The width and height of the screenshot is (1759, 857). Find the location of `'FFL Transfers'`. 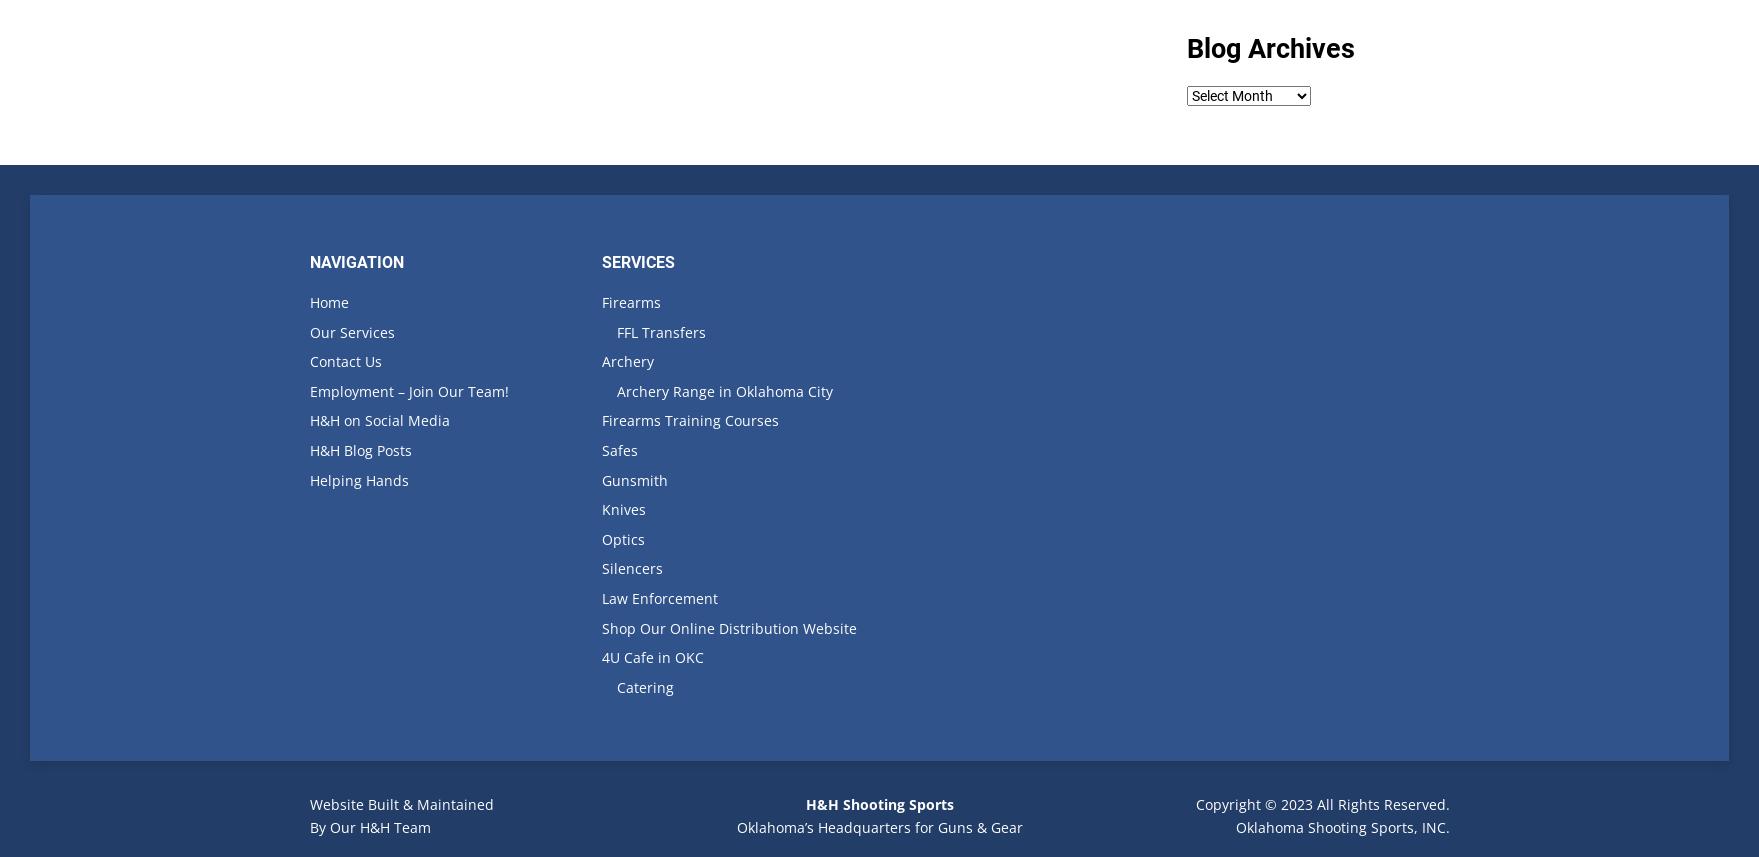

'FFL Transfers' is located at coordinates (660, 331).